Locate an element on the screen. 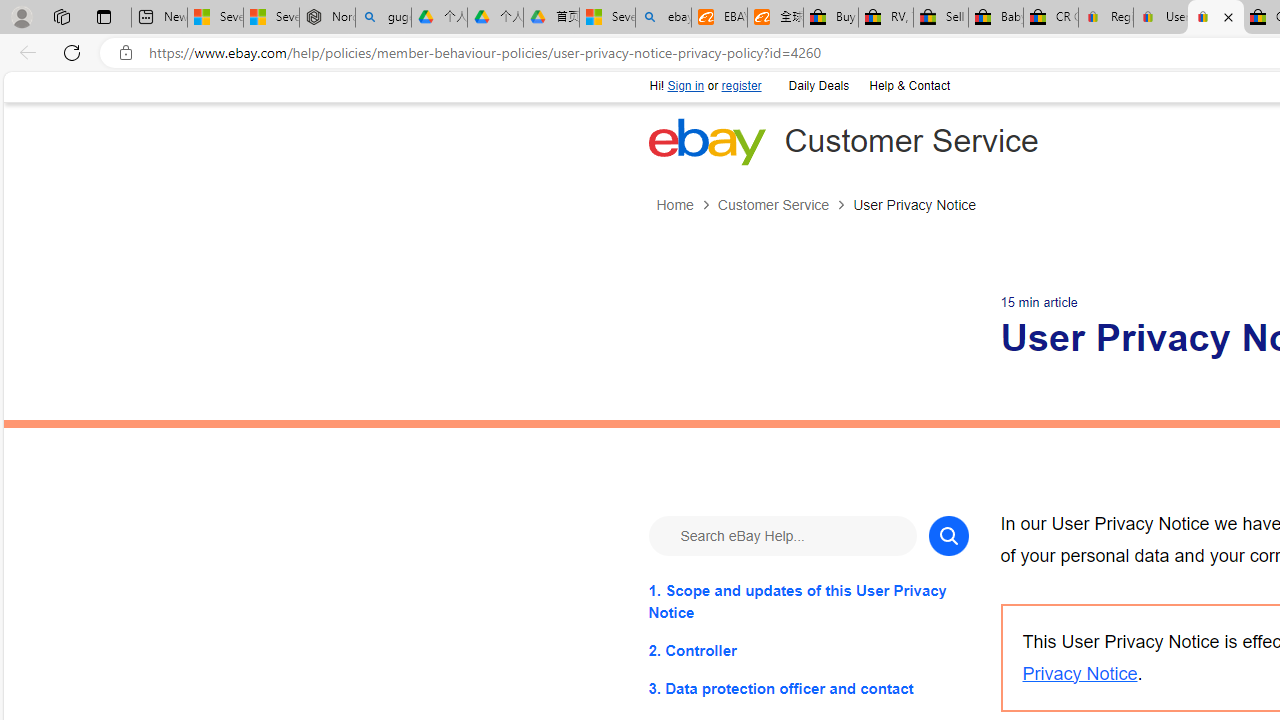 The image size is (1280, 720). 'Register: Create a personal eBay account' is located at coordinates (1104, 17).